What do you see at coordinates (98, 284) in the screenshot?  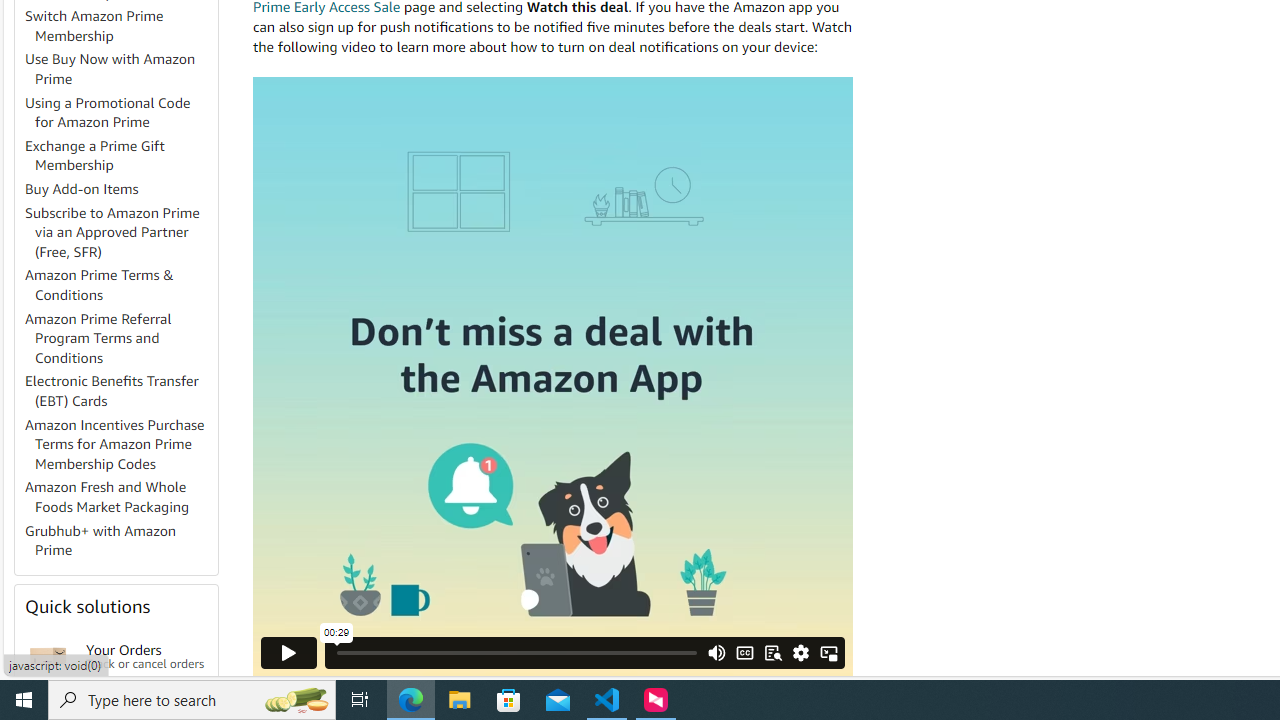 I see `'Amazon Prime Terms & Conditions'` at bounding box center [98, 284].